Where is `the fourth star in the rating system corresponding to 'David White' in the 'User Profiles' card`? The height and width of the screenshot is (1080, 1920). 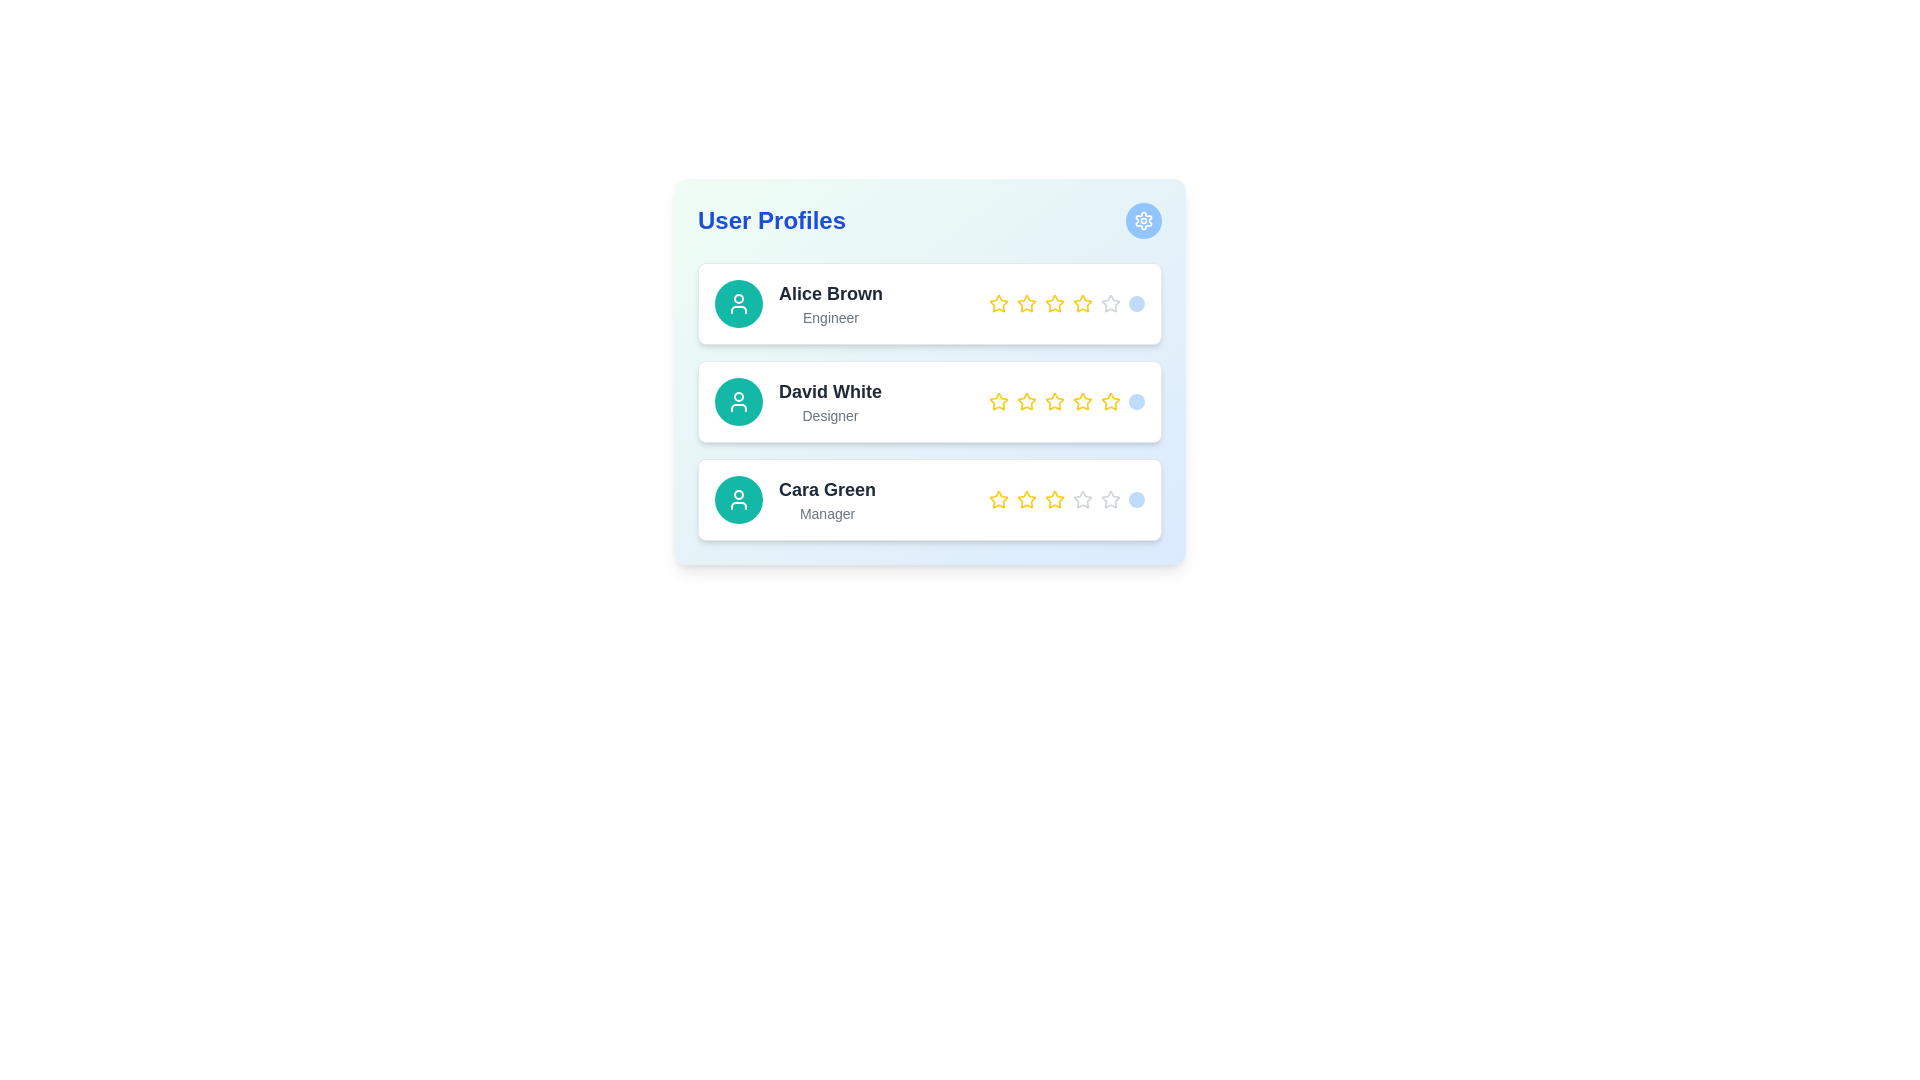
the fourth star in the rating system corresponding to 'David White' in the 'User Profiles' card is located at coordinates (1054, 401).